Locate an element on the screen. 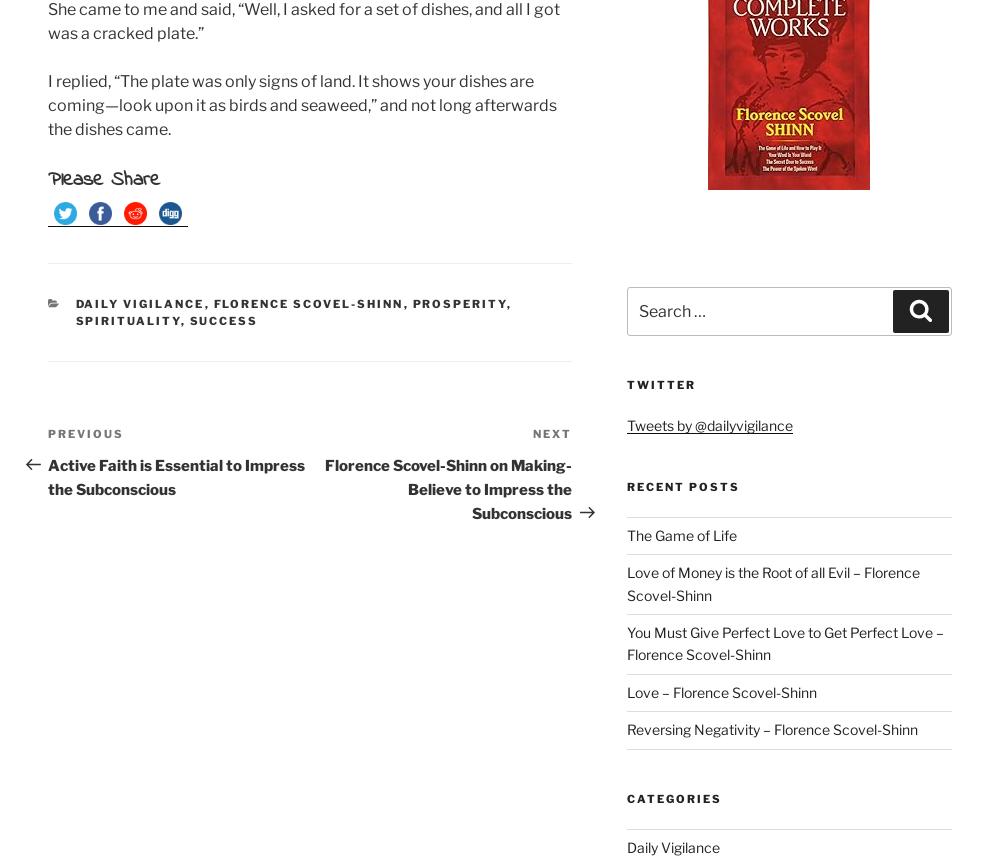 This screenshot has height=861, width=1000. 'Prosperity' is located at coordinates (412, 304).